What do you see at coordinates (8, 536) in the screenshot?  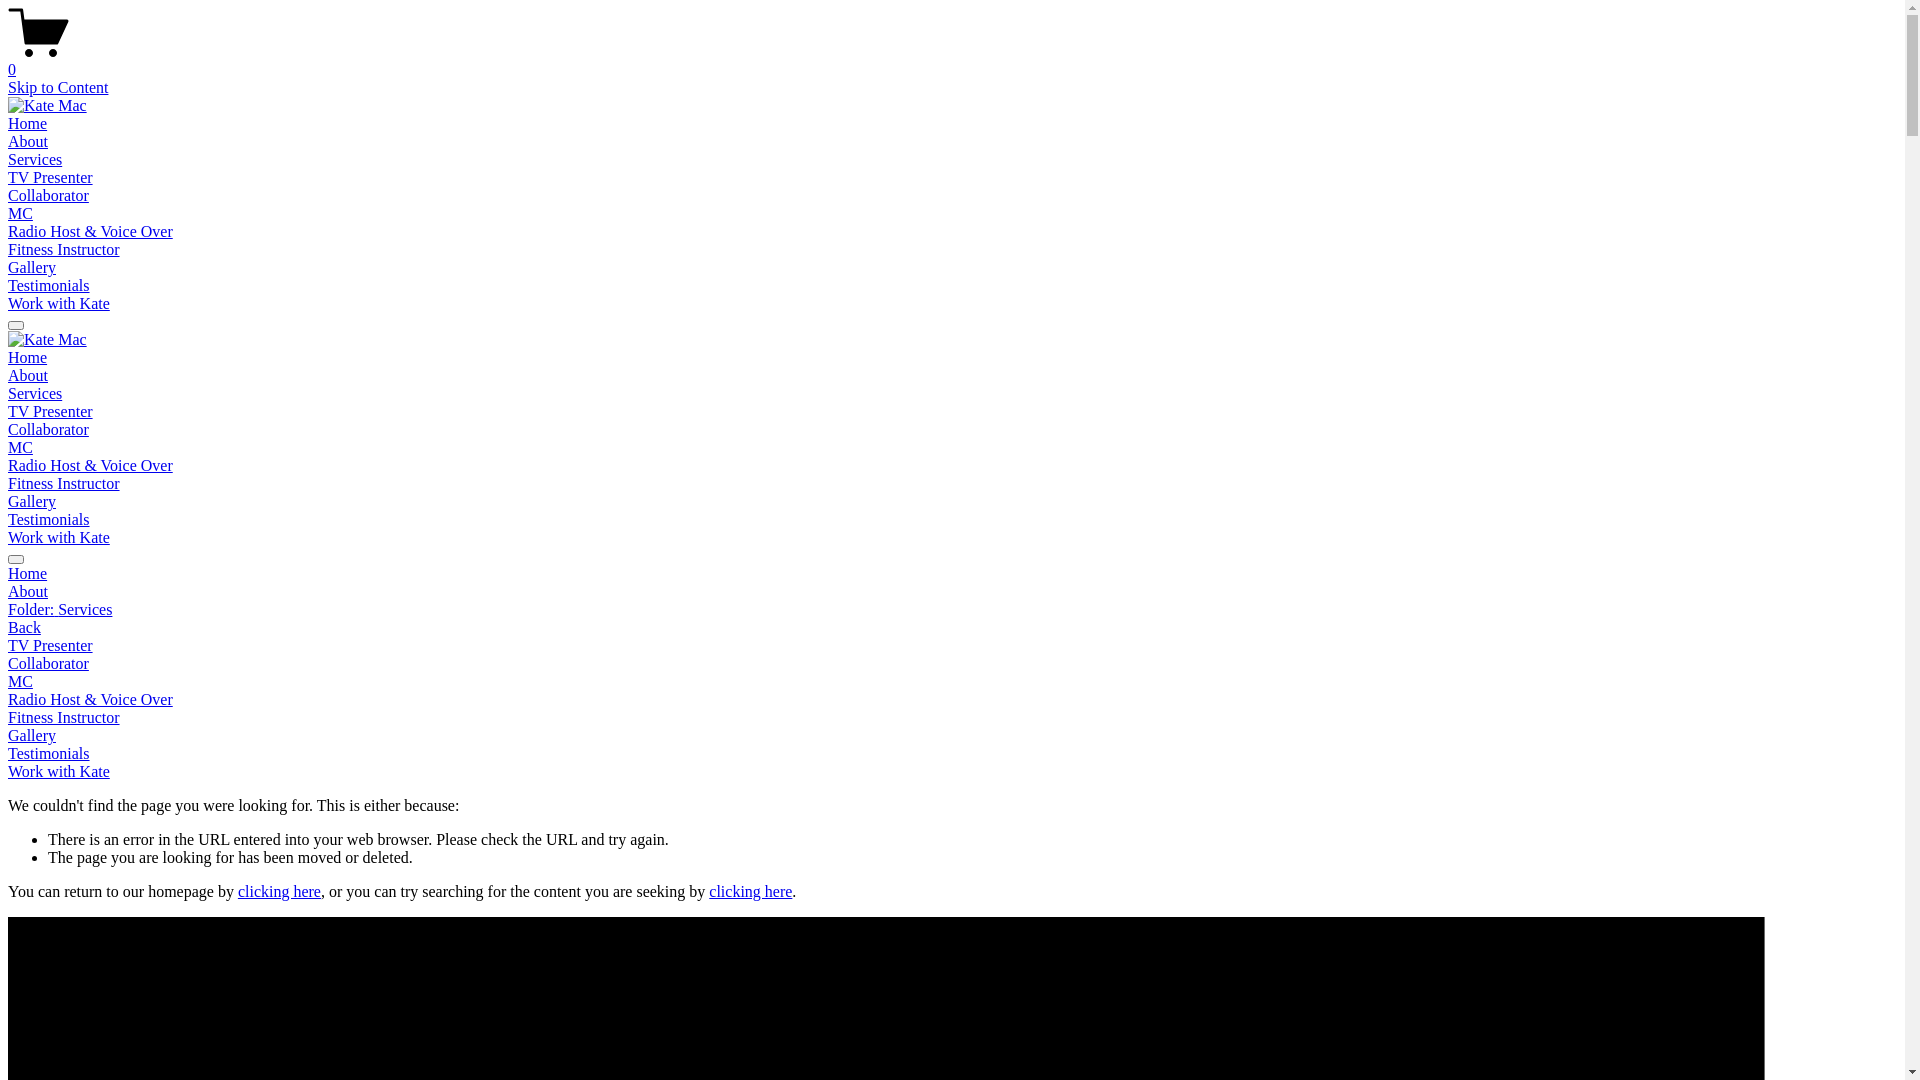 I see `'Work with Kate'` at bounding box center [8, 536].